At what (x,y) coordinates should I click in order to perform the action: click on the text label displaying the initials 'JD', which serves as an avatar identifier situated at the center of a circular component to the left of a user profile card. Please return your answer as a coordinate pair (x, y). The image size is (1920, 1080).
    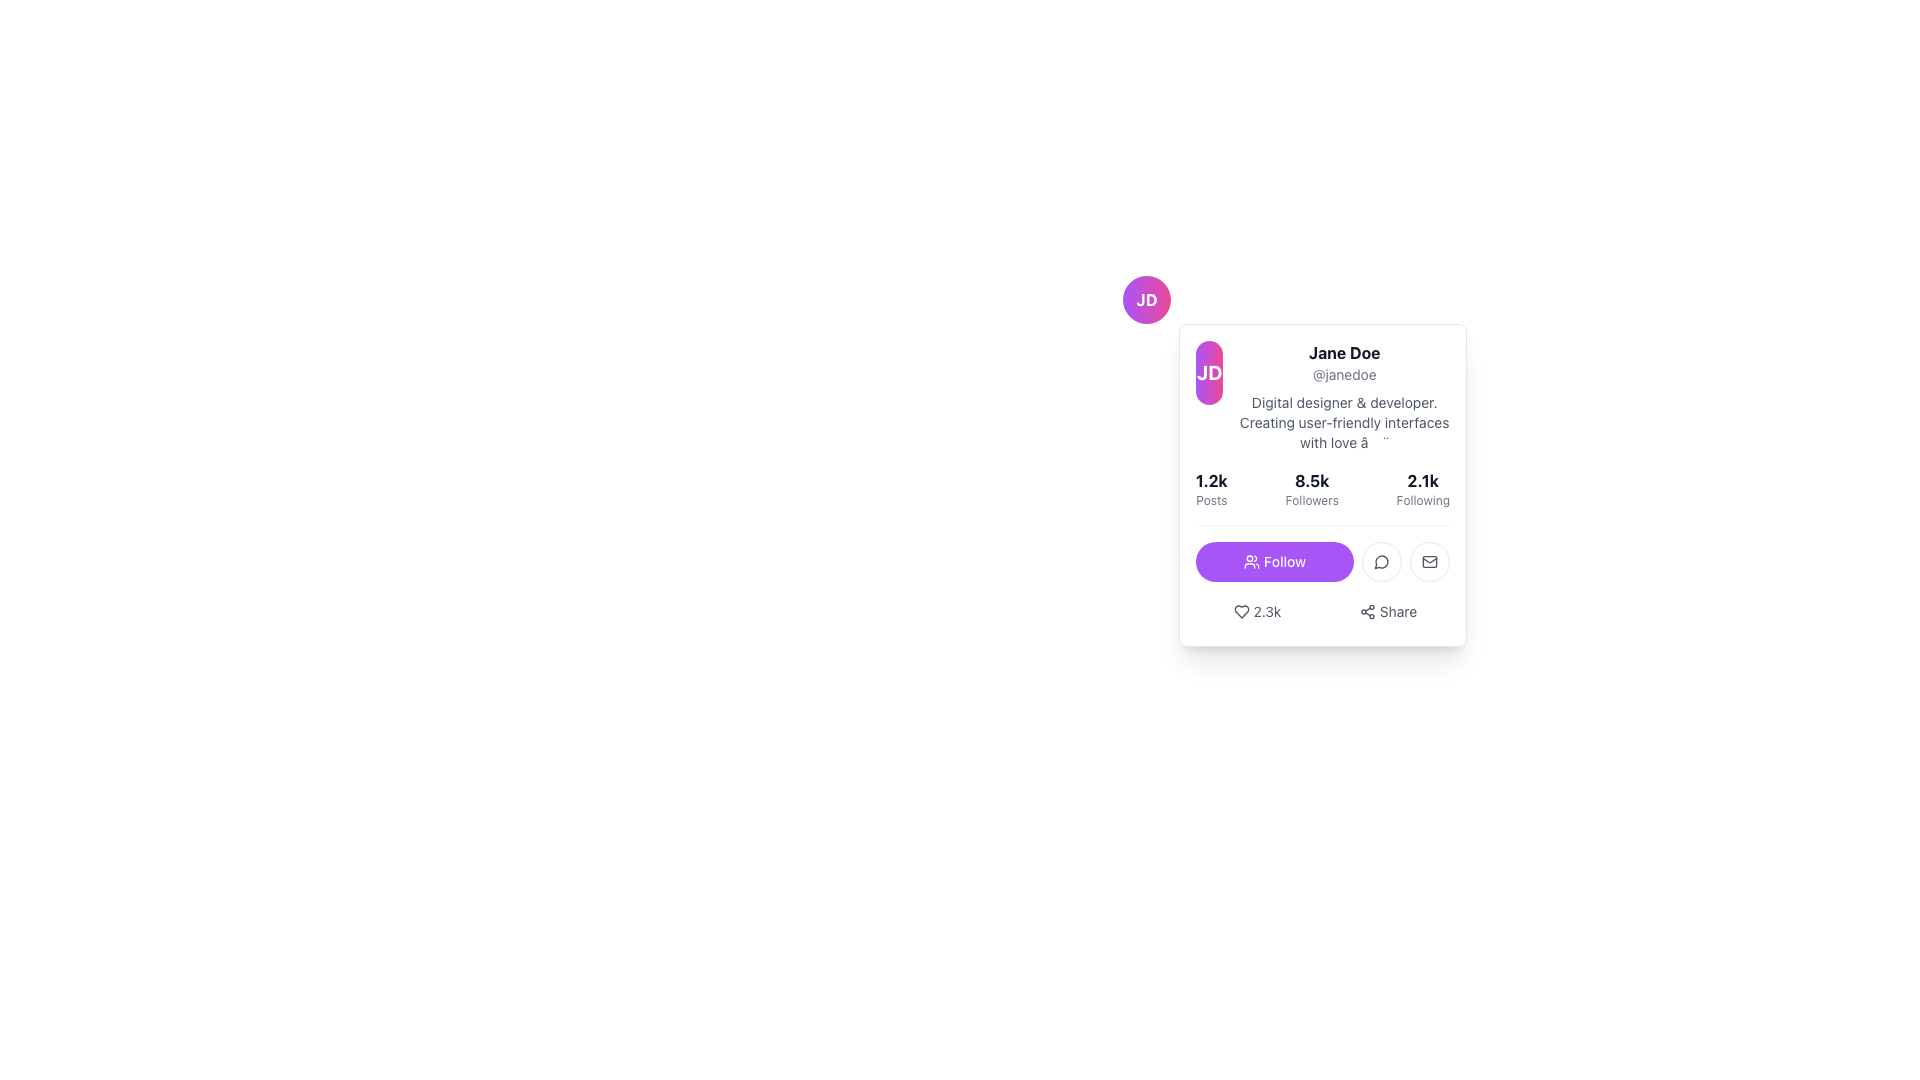
    Looking at the image, I should click on (1208, 373).